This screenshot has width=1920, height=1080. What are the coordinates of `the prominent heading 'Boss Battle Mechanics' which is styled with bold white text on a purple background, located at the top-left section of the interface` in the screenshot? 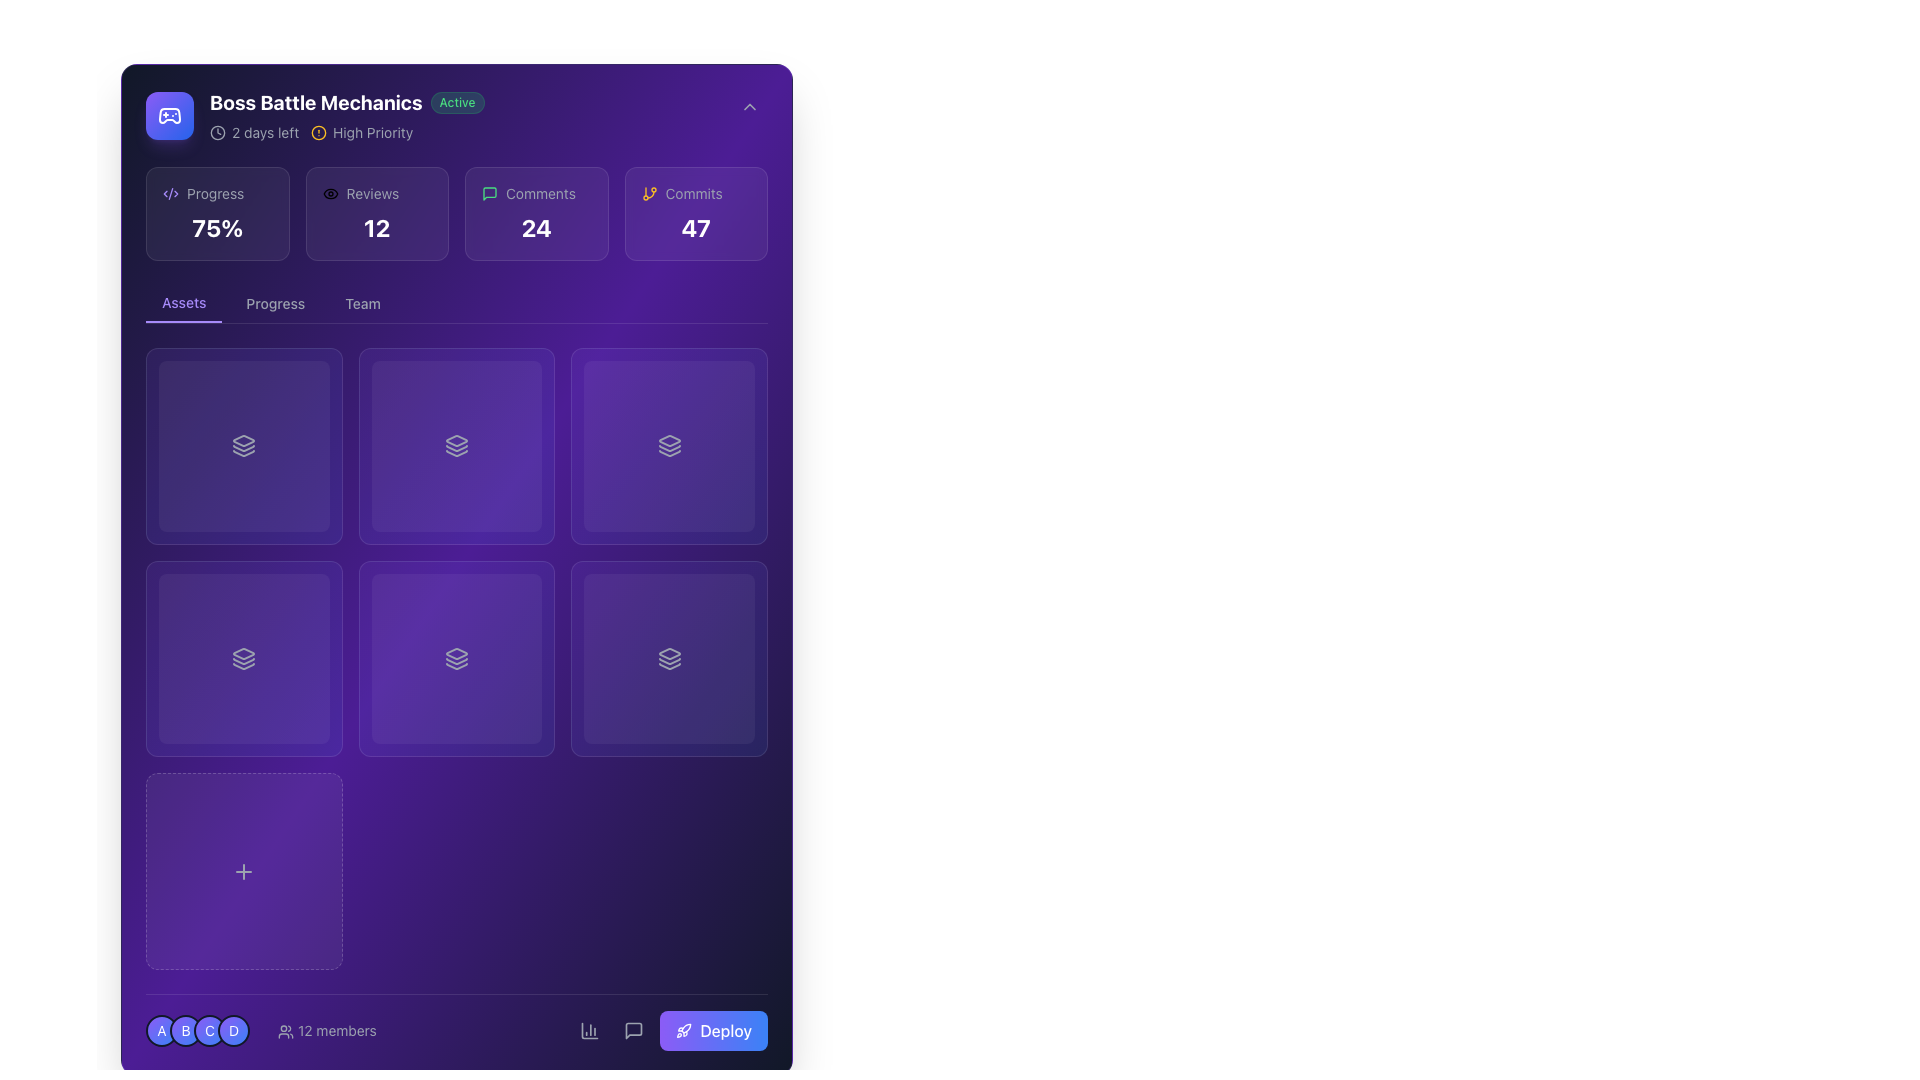 It's located at (315, 103).